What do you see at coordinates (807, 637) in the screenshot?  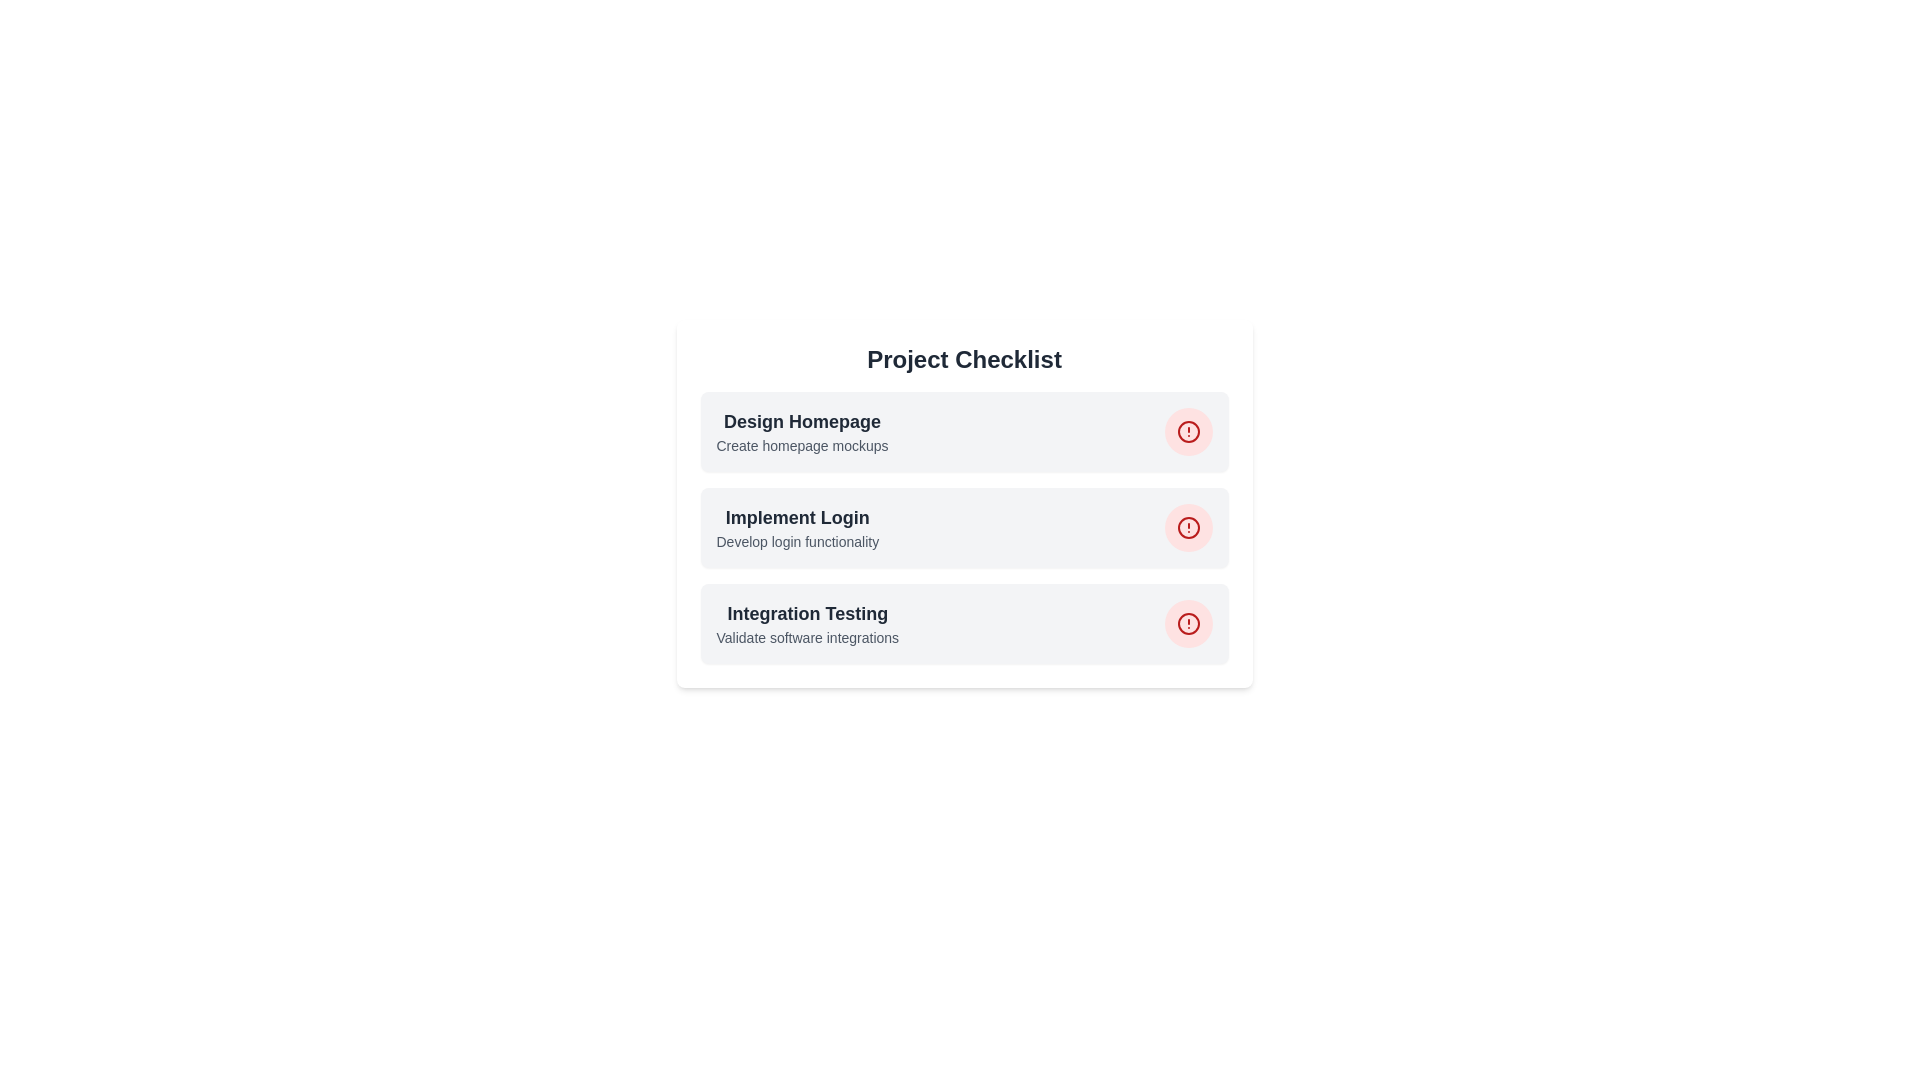 I see `the static text element displaying the message 'Validate software integrations.' located directly below the 'Integration Testing' text in the bottom row of the vertical list` at bounding box center [807, 637].